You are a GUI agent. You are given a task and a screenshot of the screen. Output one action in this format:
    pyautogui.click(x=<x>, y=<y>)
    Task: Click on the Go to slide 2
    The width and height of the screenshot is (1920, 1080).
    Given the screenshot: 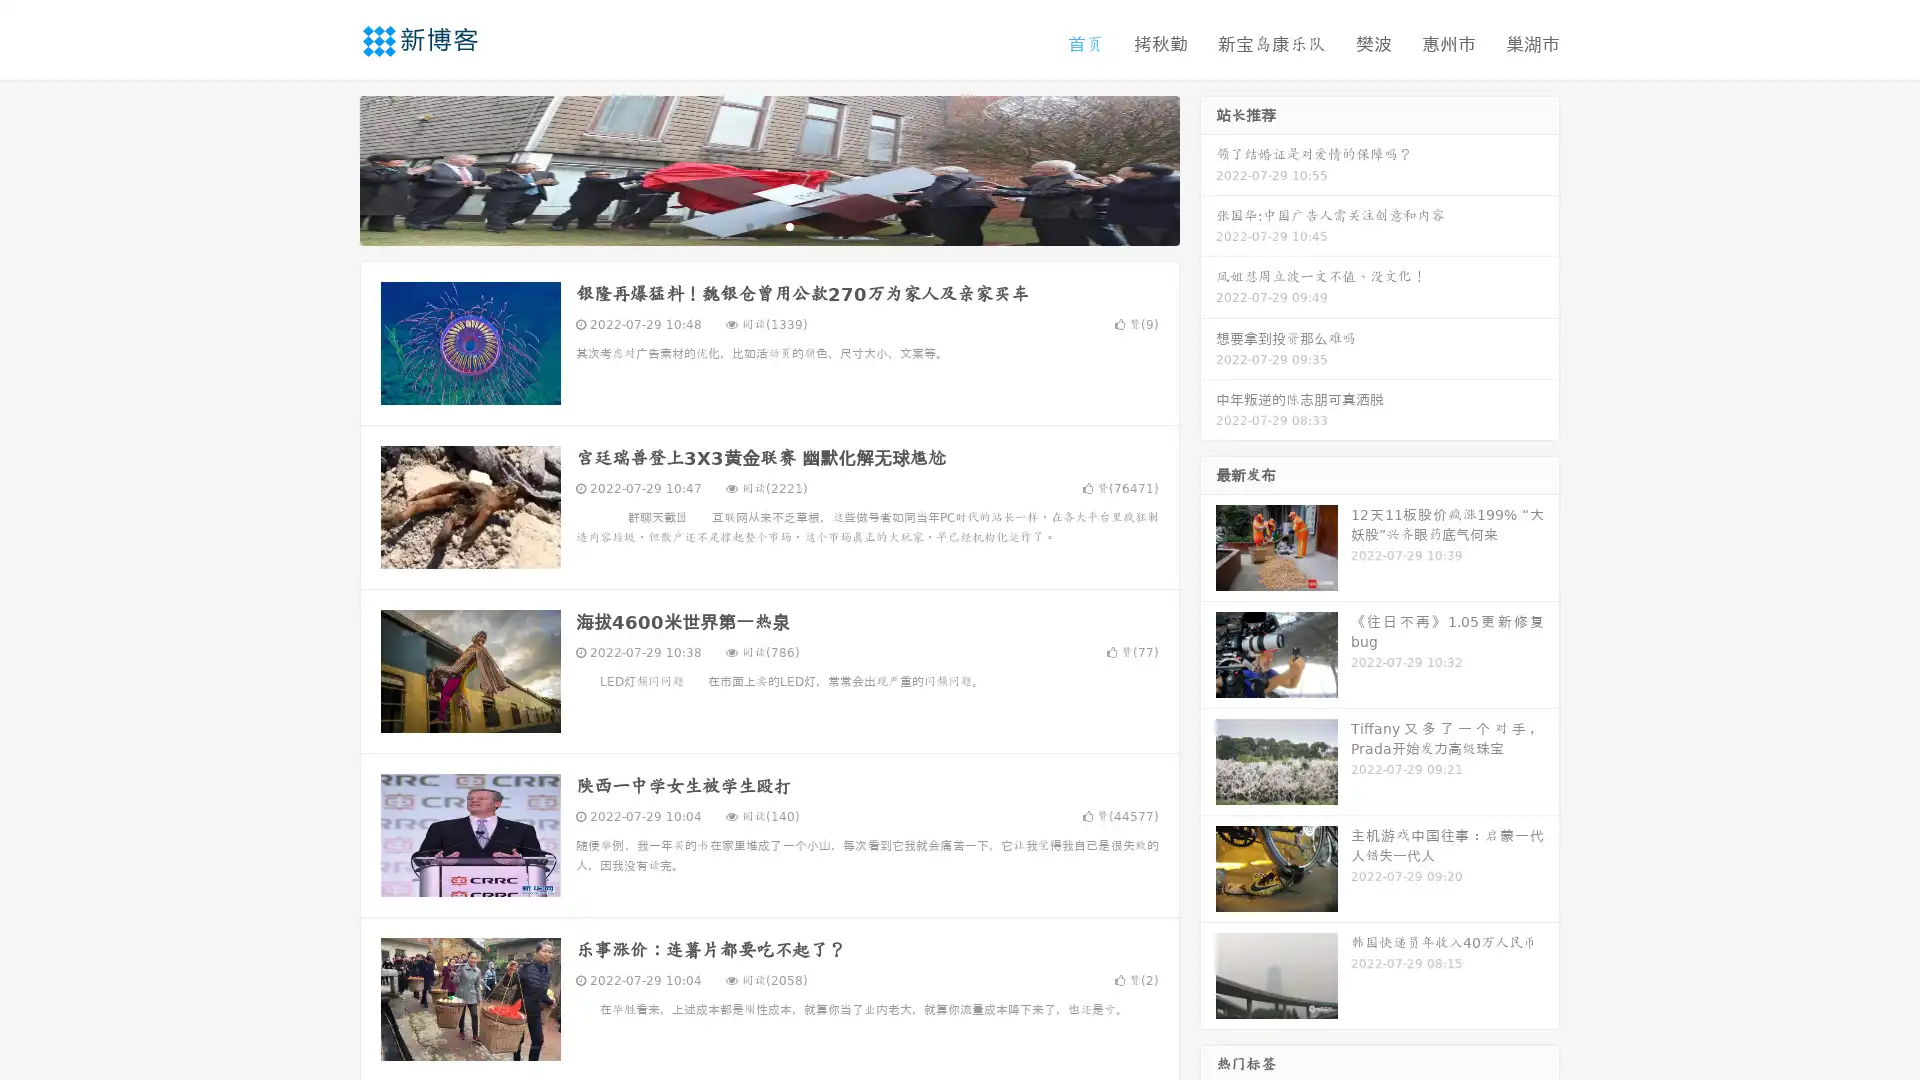 What is the action you would take?
    pyautogui.click(x=768, y=225)
    